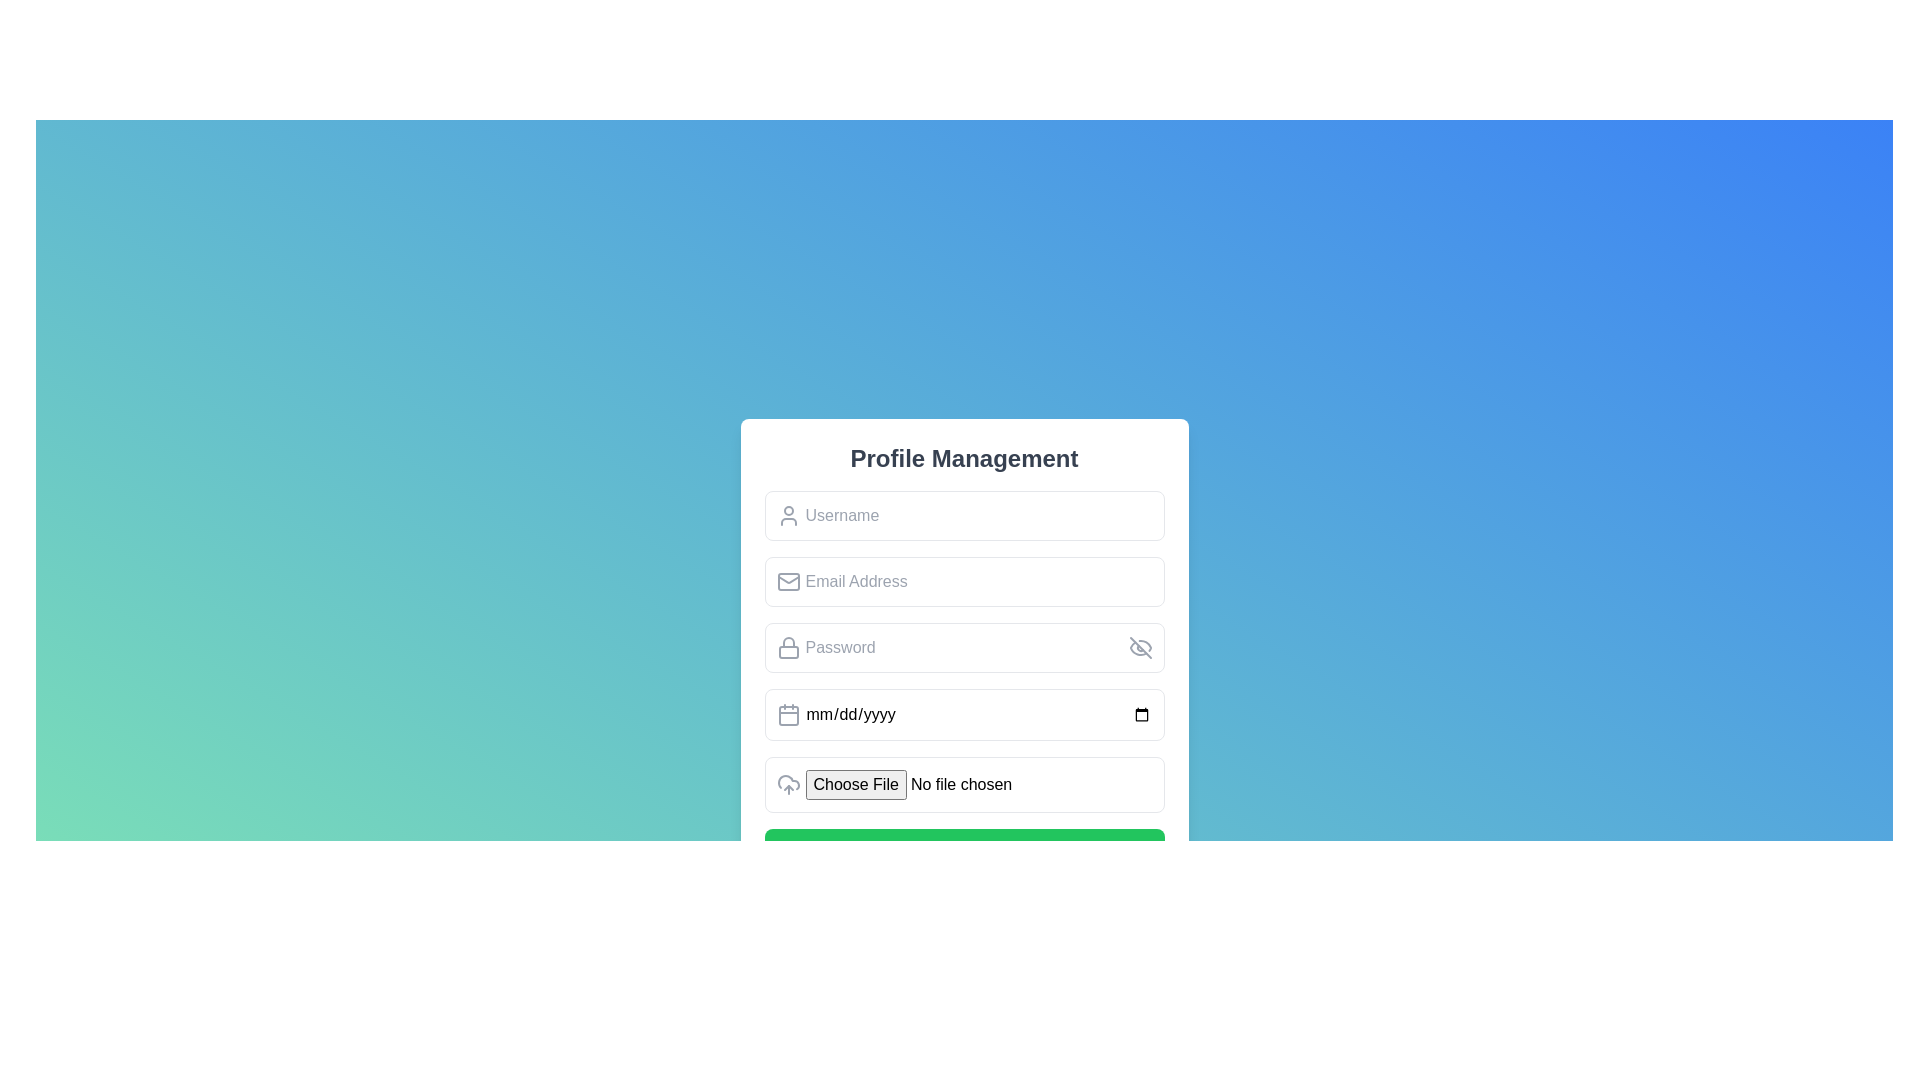 The height and width of the screenshot is (1080, 1920). I want to click on the gray envelope icon located to the left of the 'Email Address' input field, which is visually centered within the field, so click(787, 582).